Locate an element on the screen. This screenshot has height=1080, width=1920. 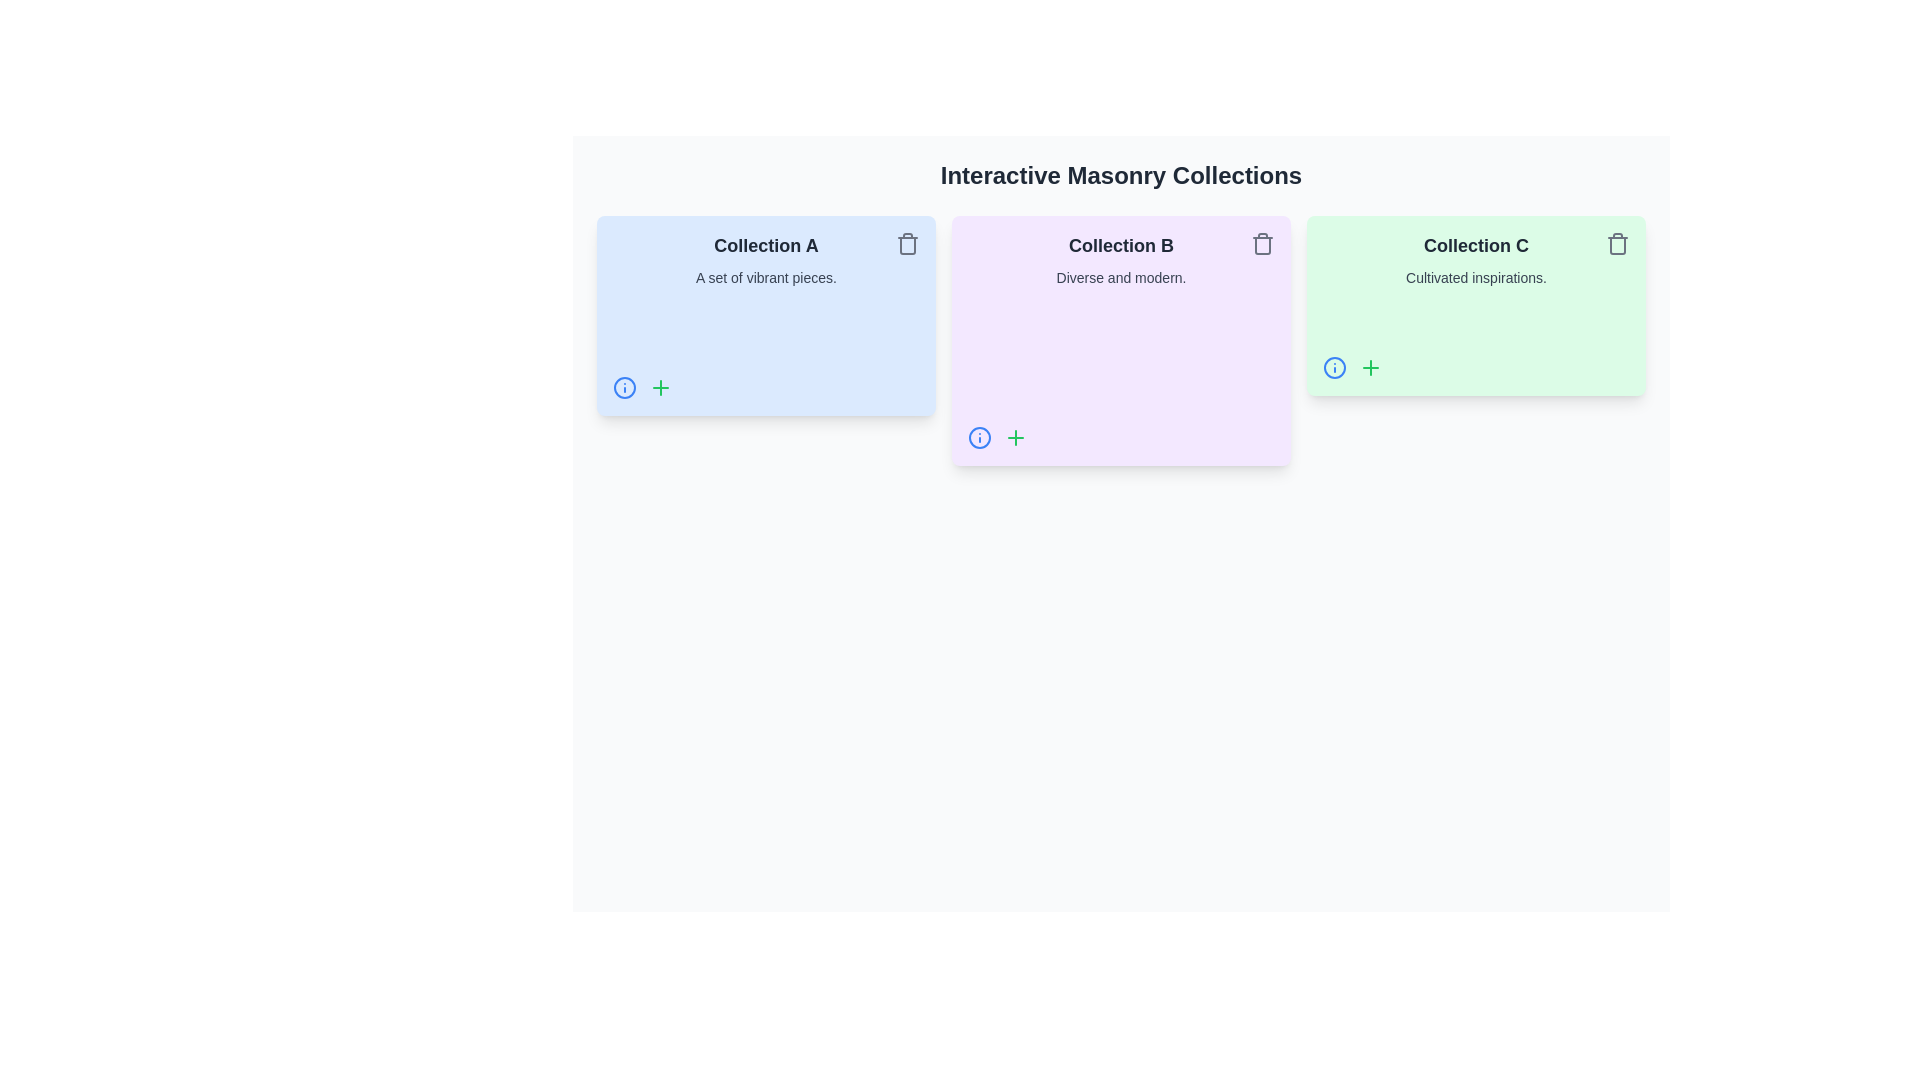
the interactive button located in the bottom-left corner of the 'Collection C' card is located at coordinates (1334, 367).